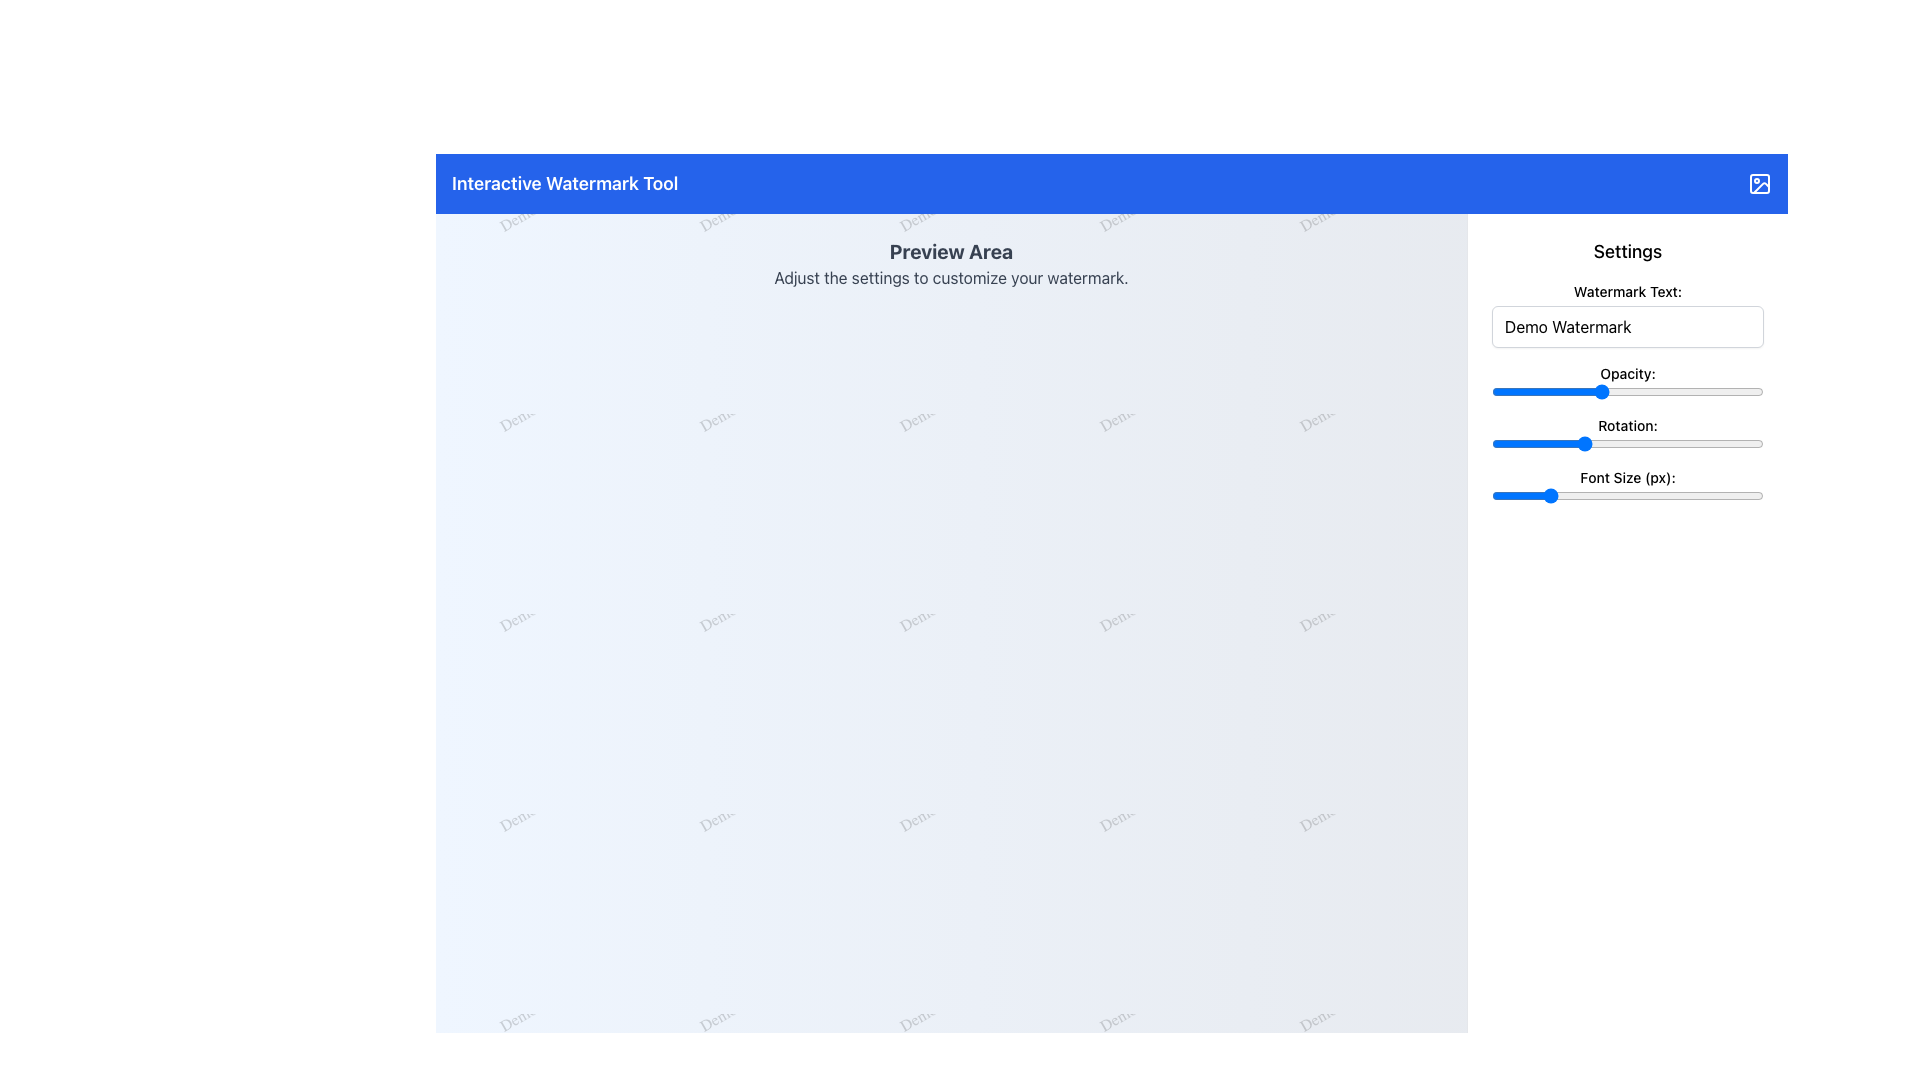 This screenshot has width=1920, height=1080. I want to click on the rotation value of the slider, so click(1632, 442).